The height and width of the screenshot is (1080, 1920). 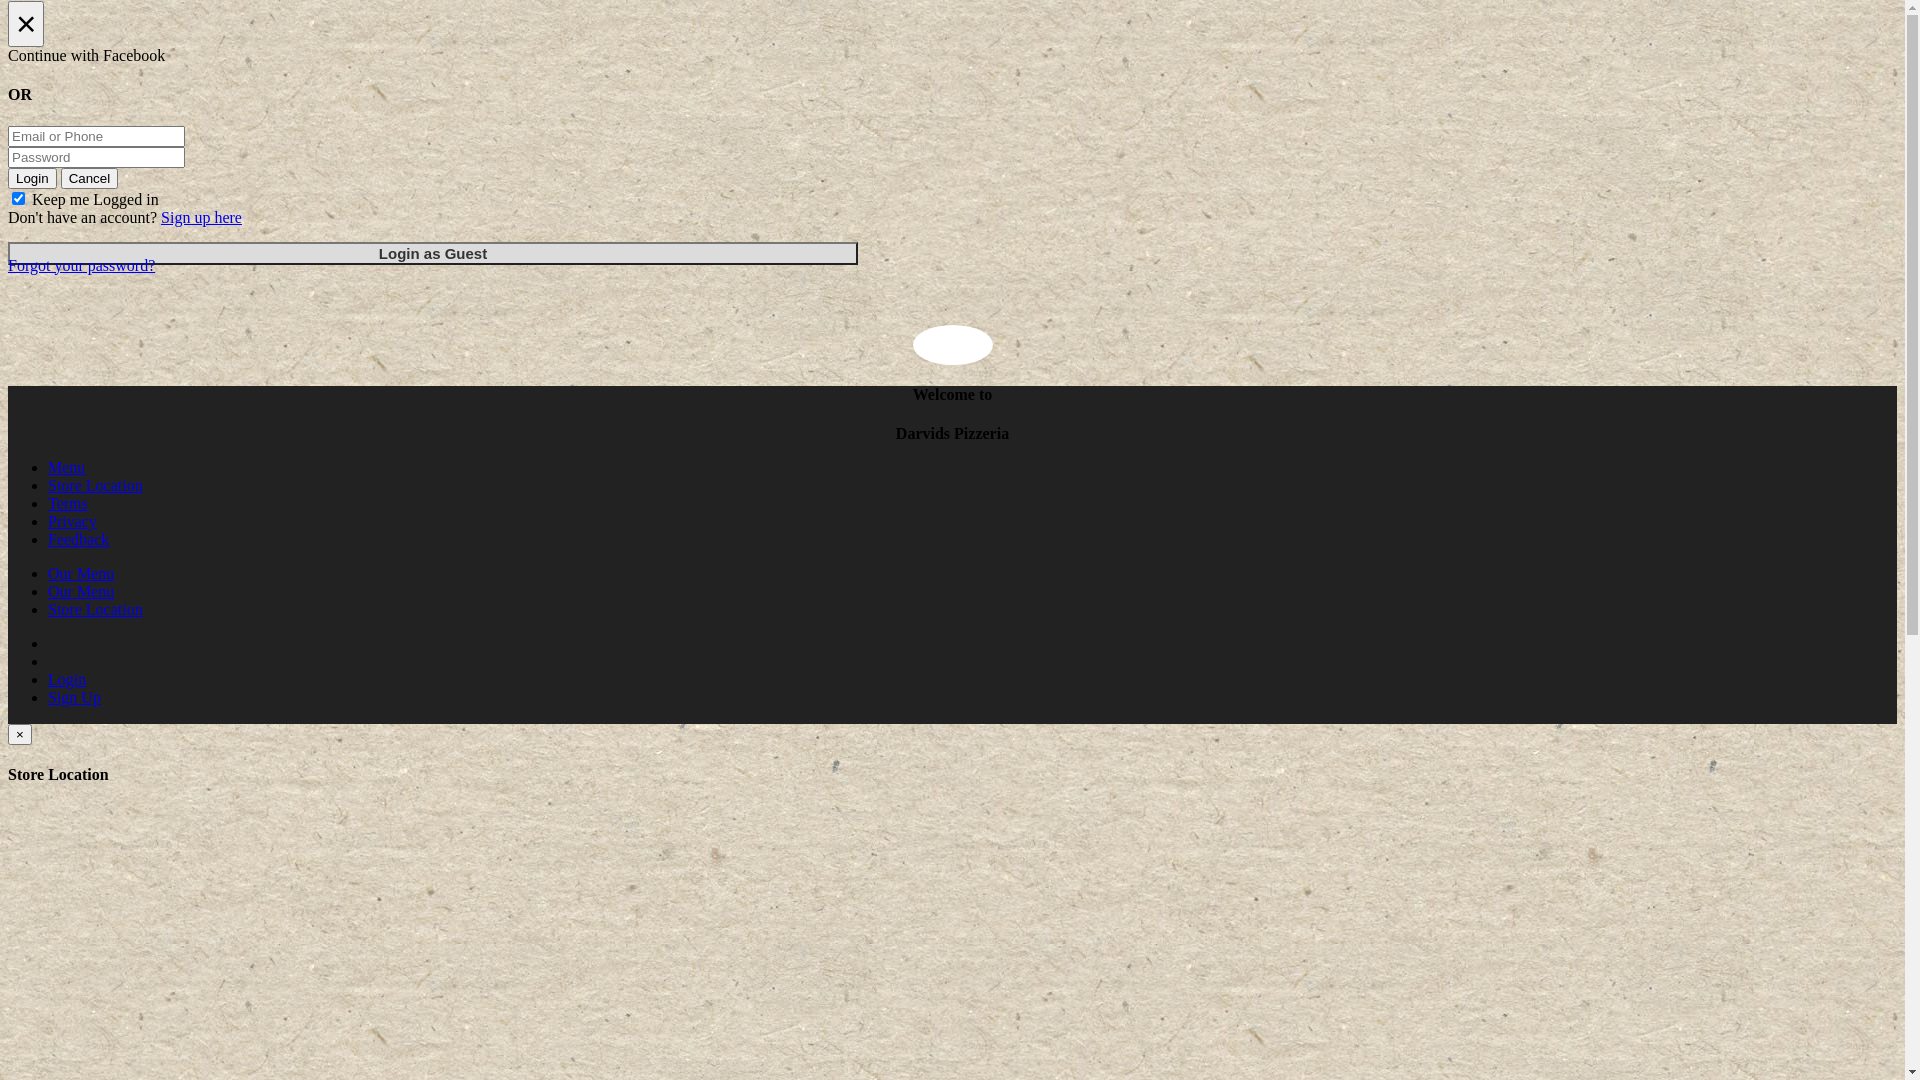 What do you see at coordinates (66, 467) in the screenshot?
I see `'Menu'` at bounding box center [66, 467].